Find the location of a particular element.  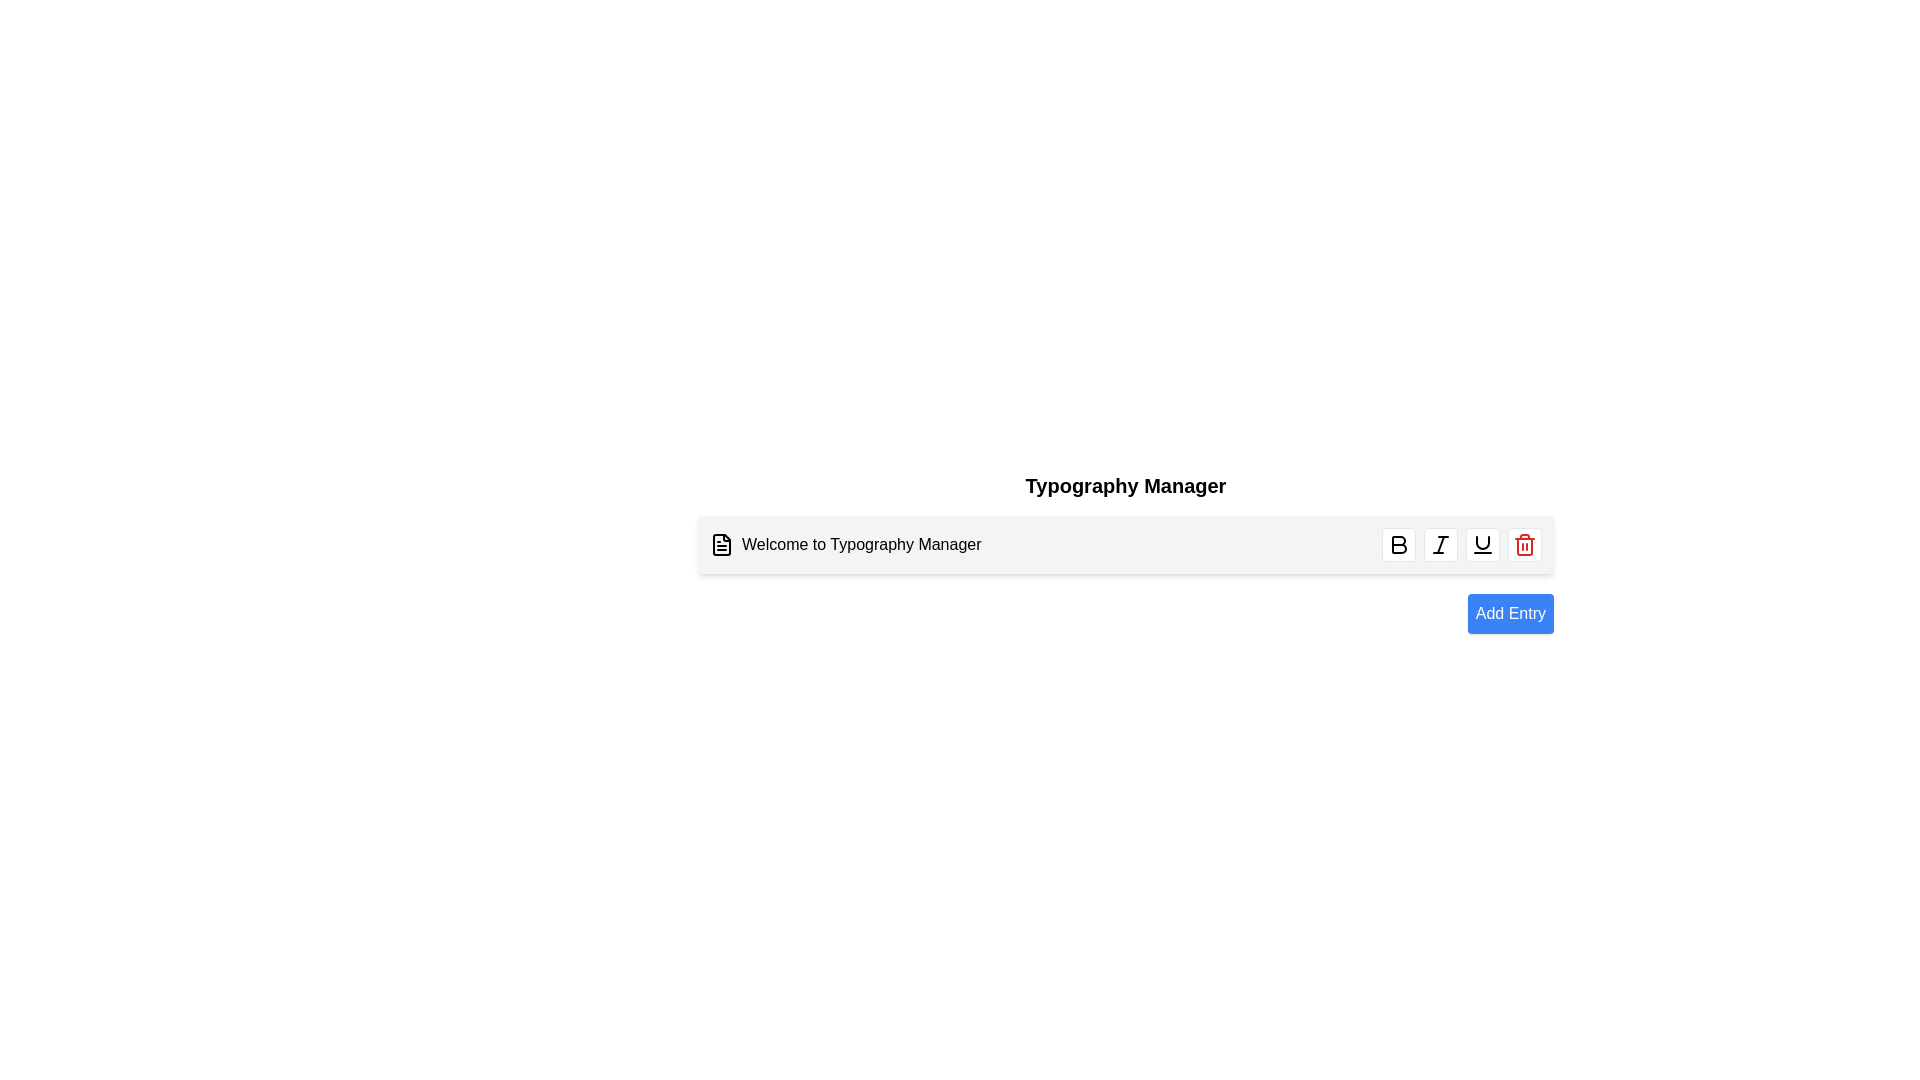

the square button with rounded edges and an underlined 'U' icon is located at coordinates (1483, 544).